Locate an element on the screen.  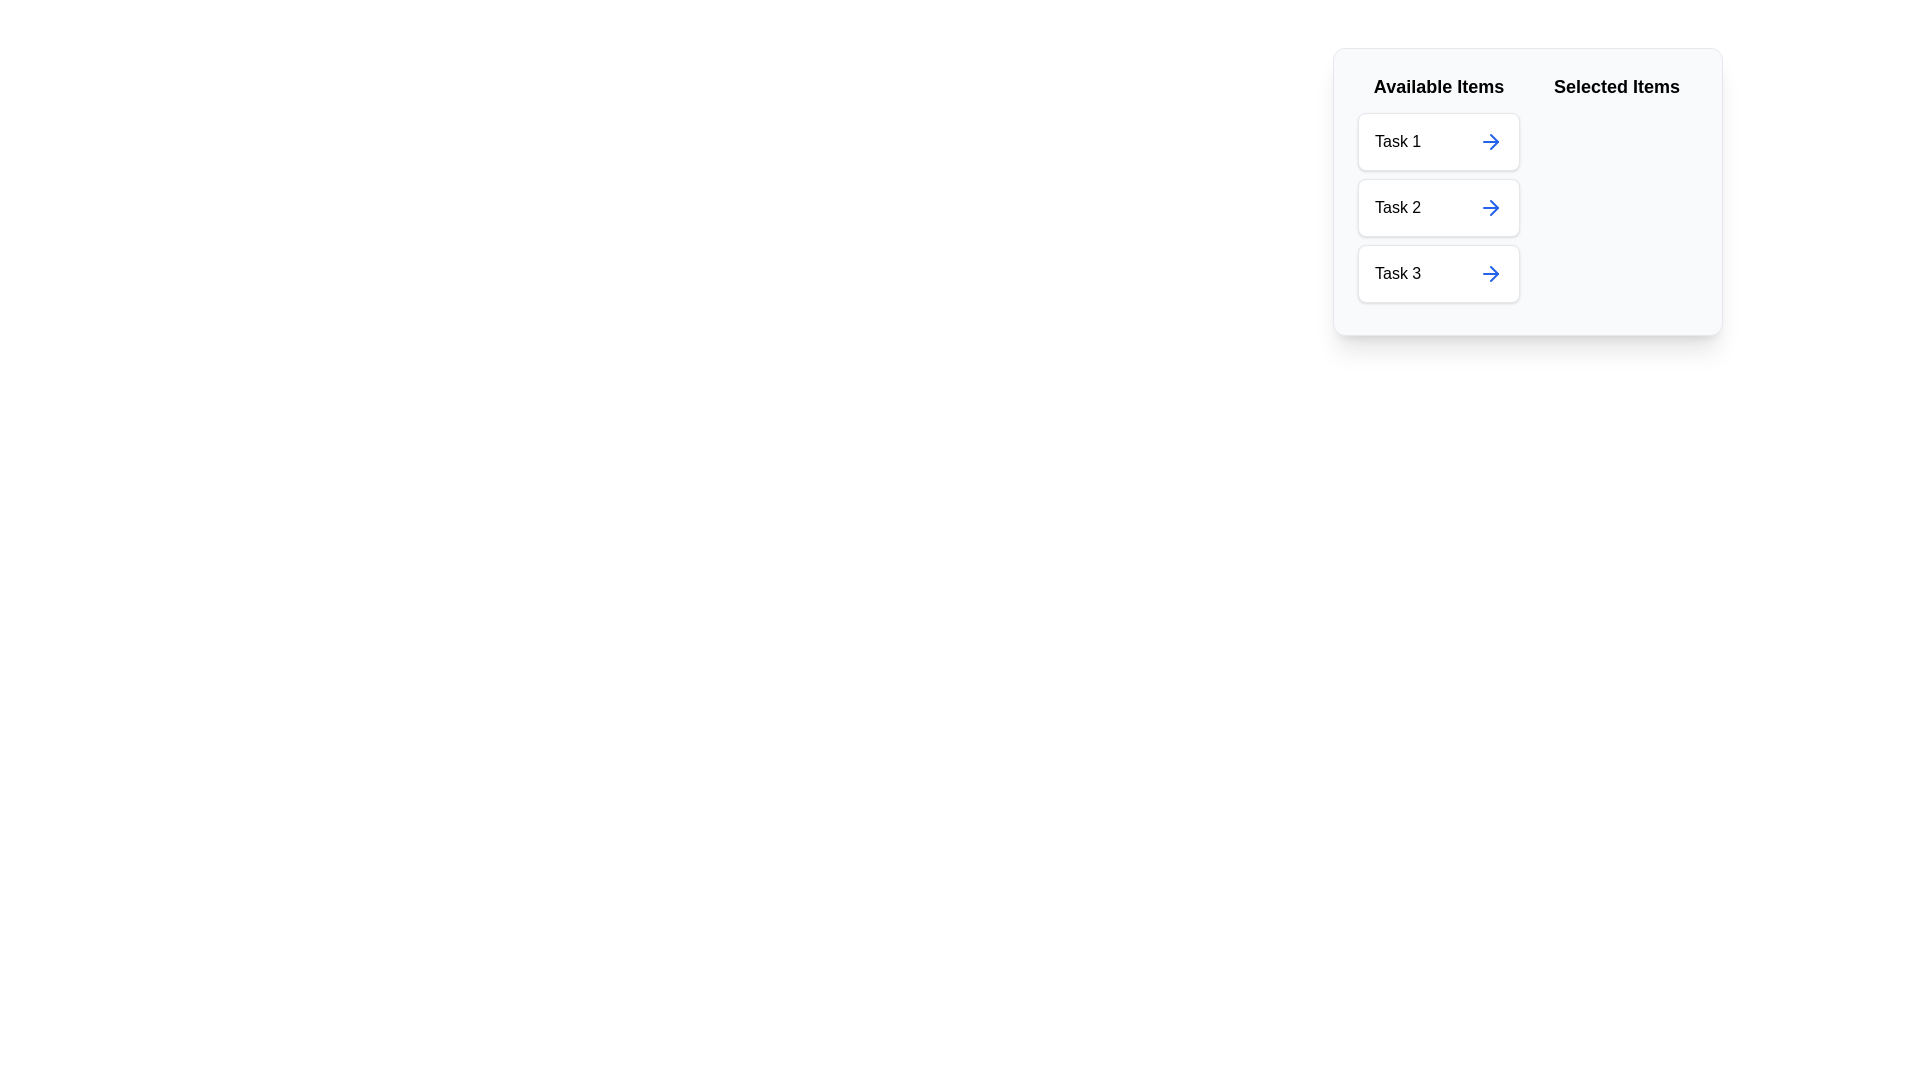
text label displaying 'Task 3' located within the clickable button-like area in the third row of the 'Available Items' section is located at coordinates (1397, 273).